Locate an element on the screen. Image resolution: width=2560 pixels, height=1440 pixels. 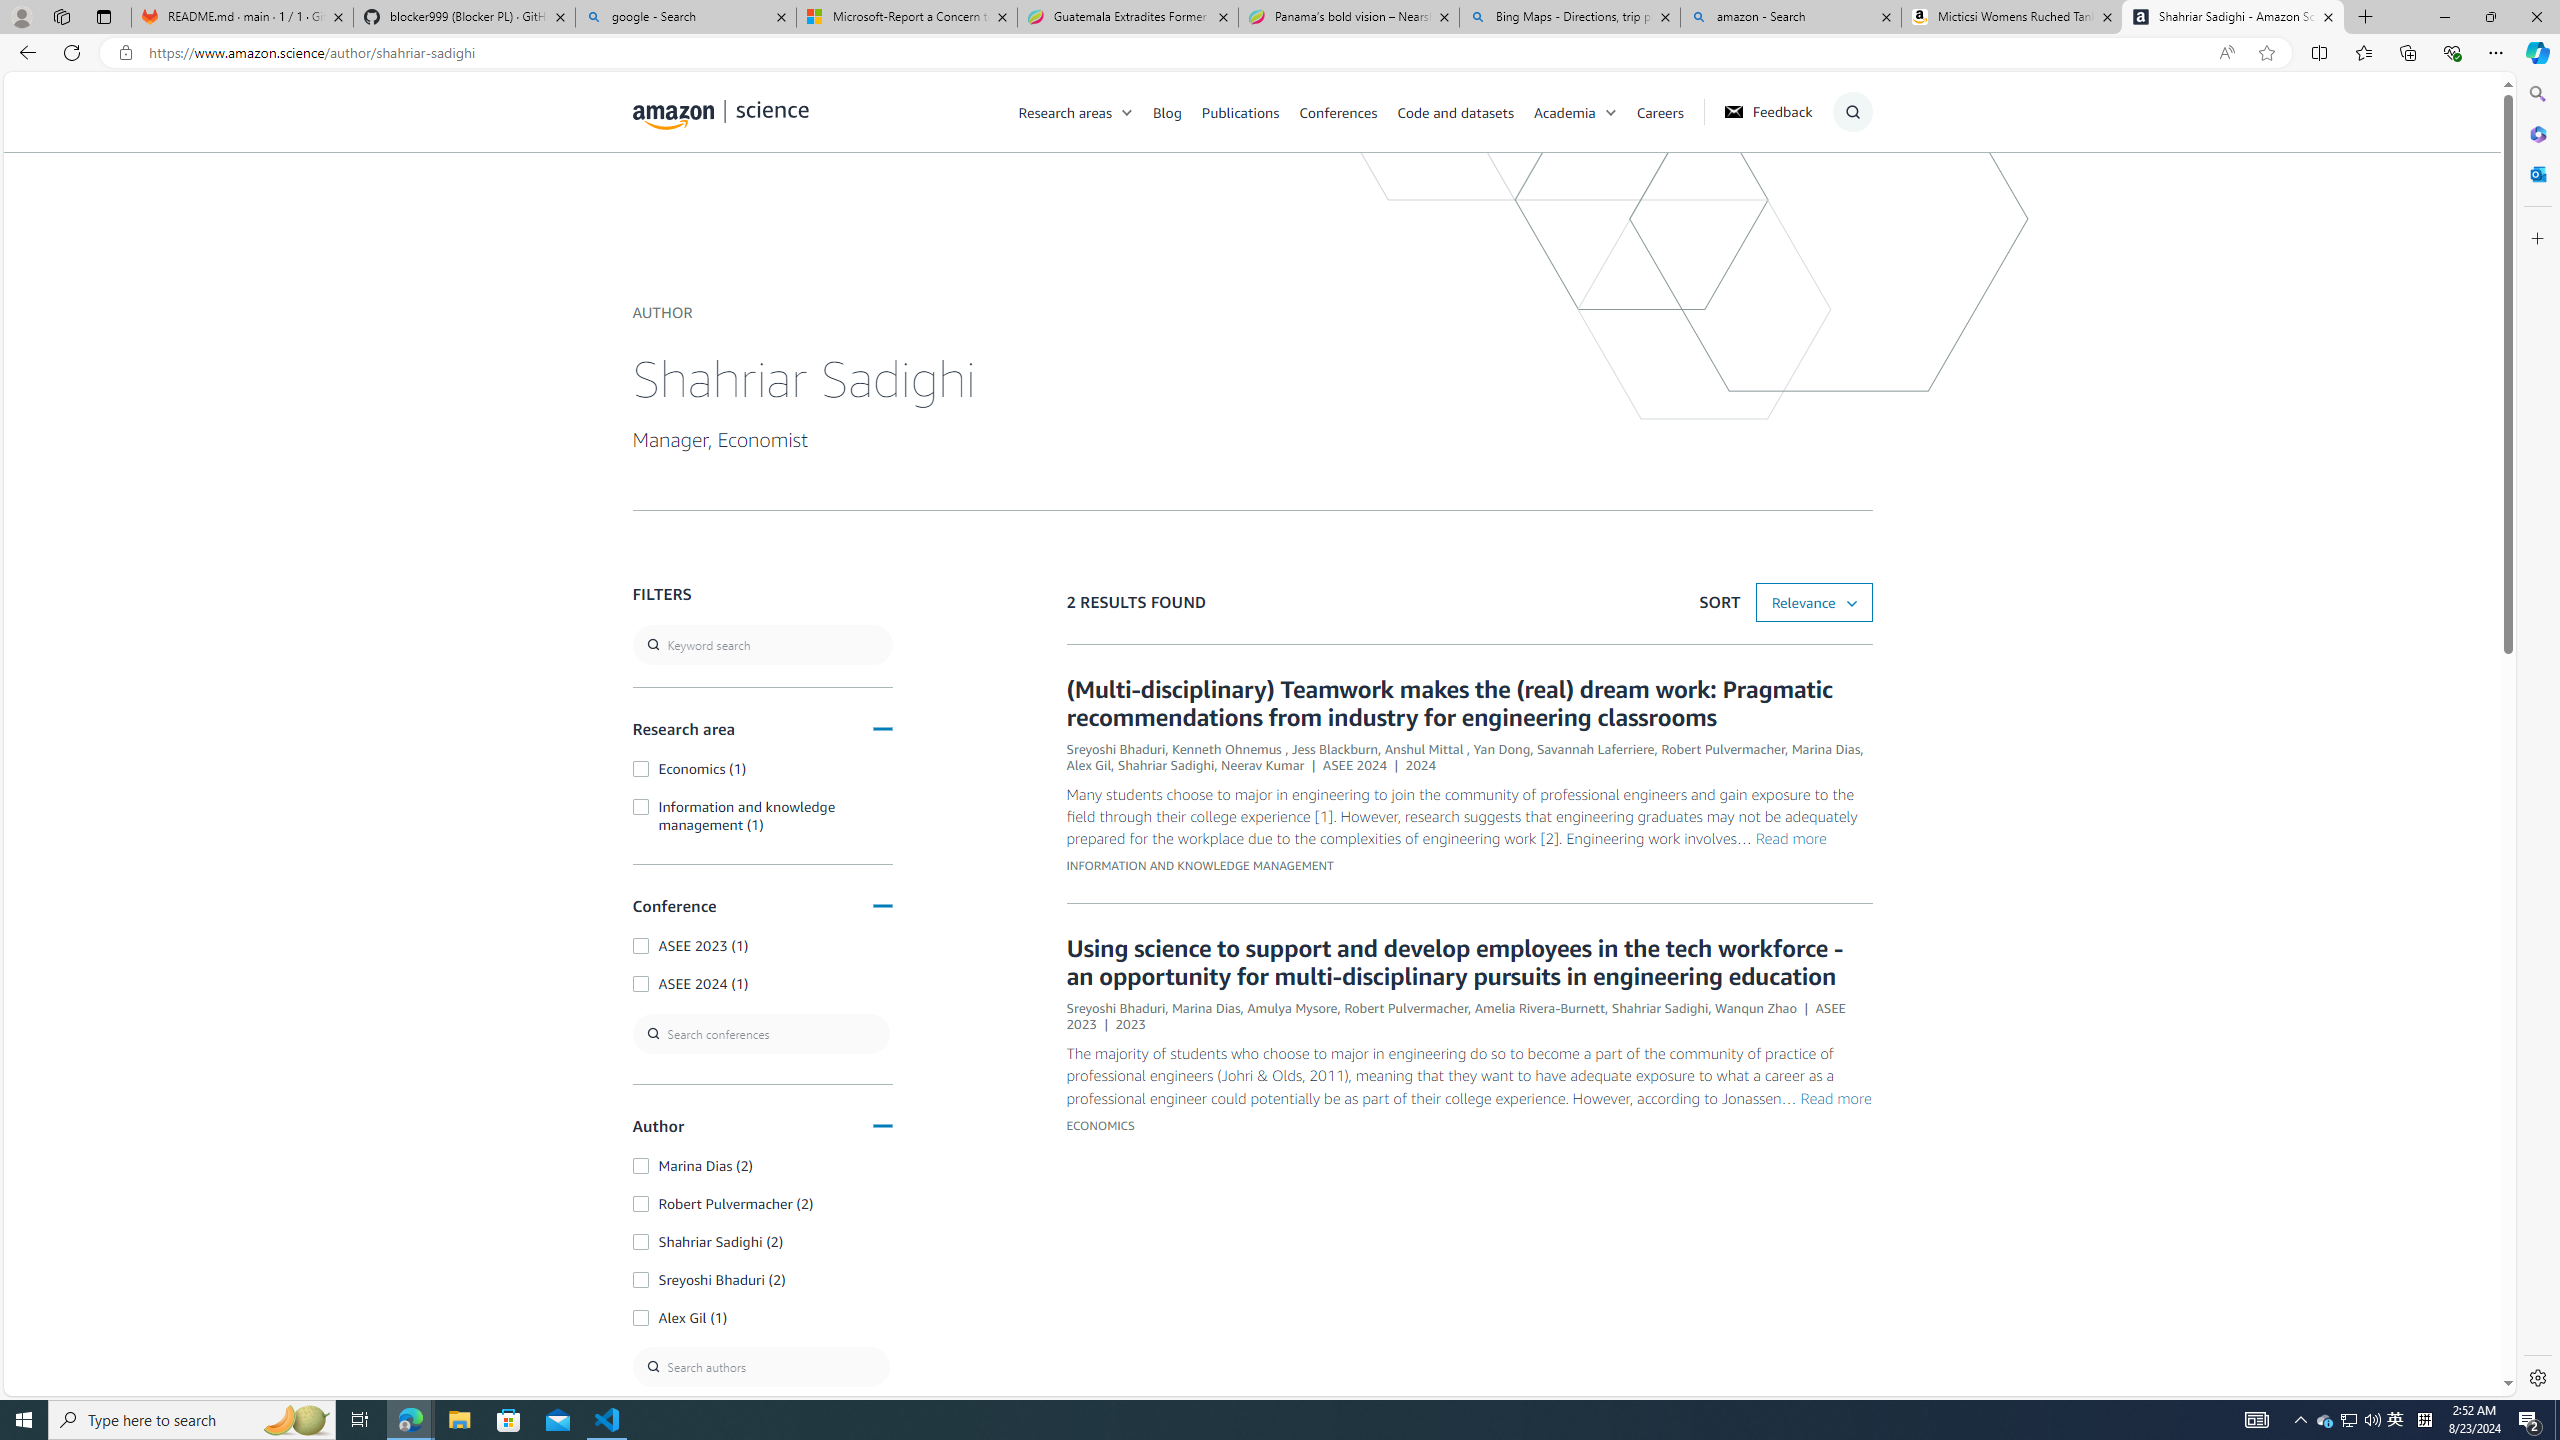
'Code and datasets' is located at coordinates (1455, 111).